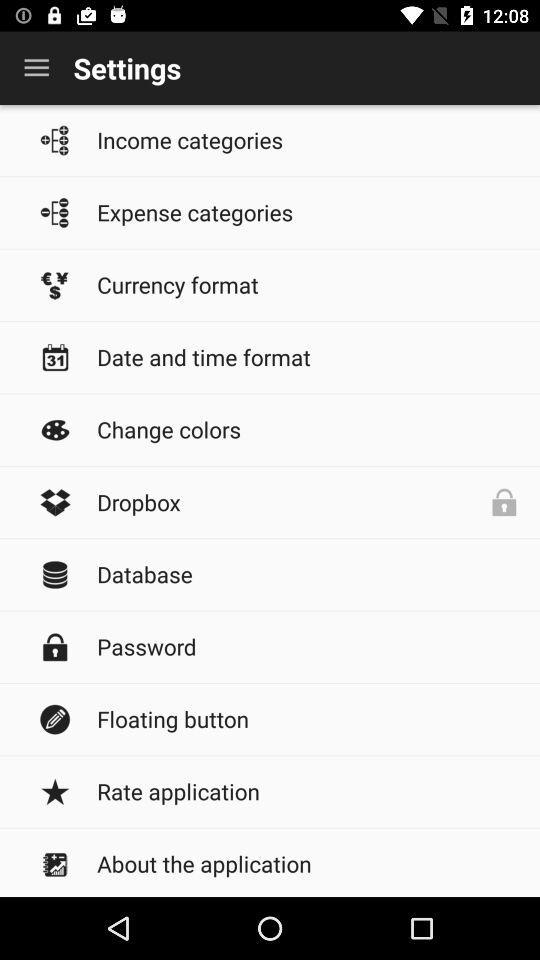 This screenshot has width=540, height=960. Describe the element at coordinates (308, 212) in the screenshot. I see `expense categories` at that location.